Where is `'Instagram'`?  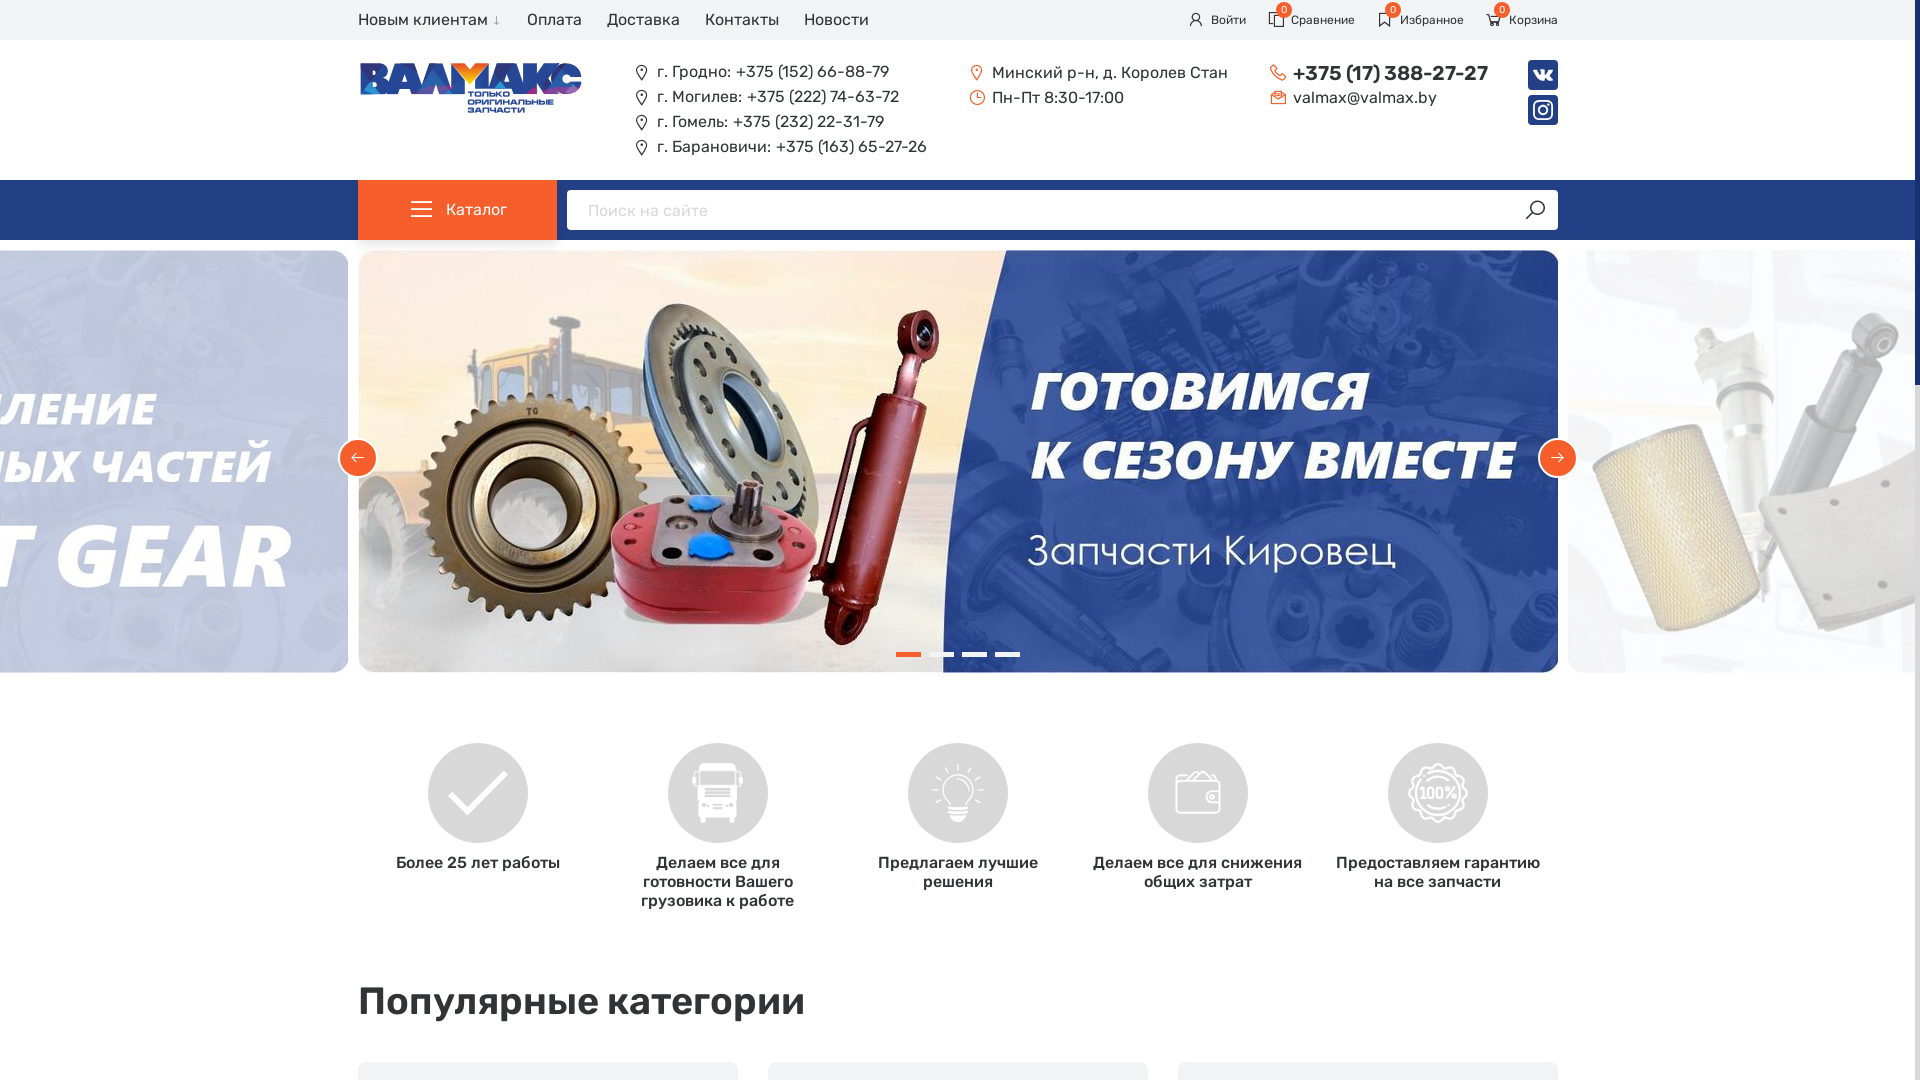 'Instagram' is located at coordinates (1541, 110).